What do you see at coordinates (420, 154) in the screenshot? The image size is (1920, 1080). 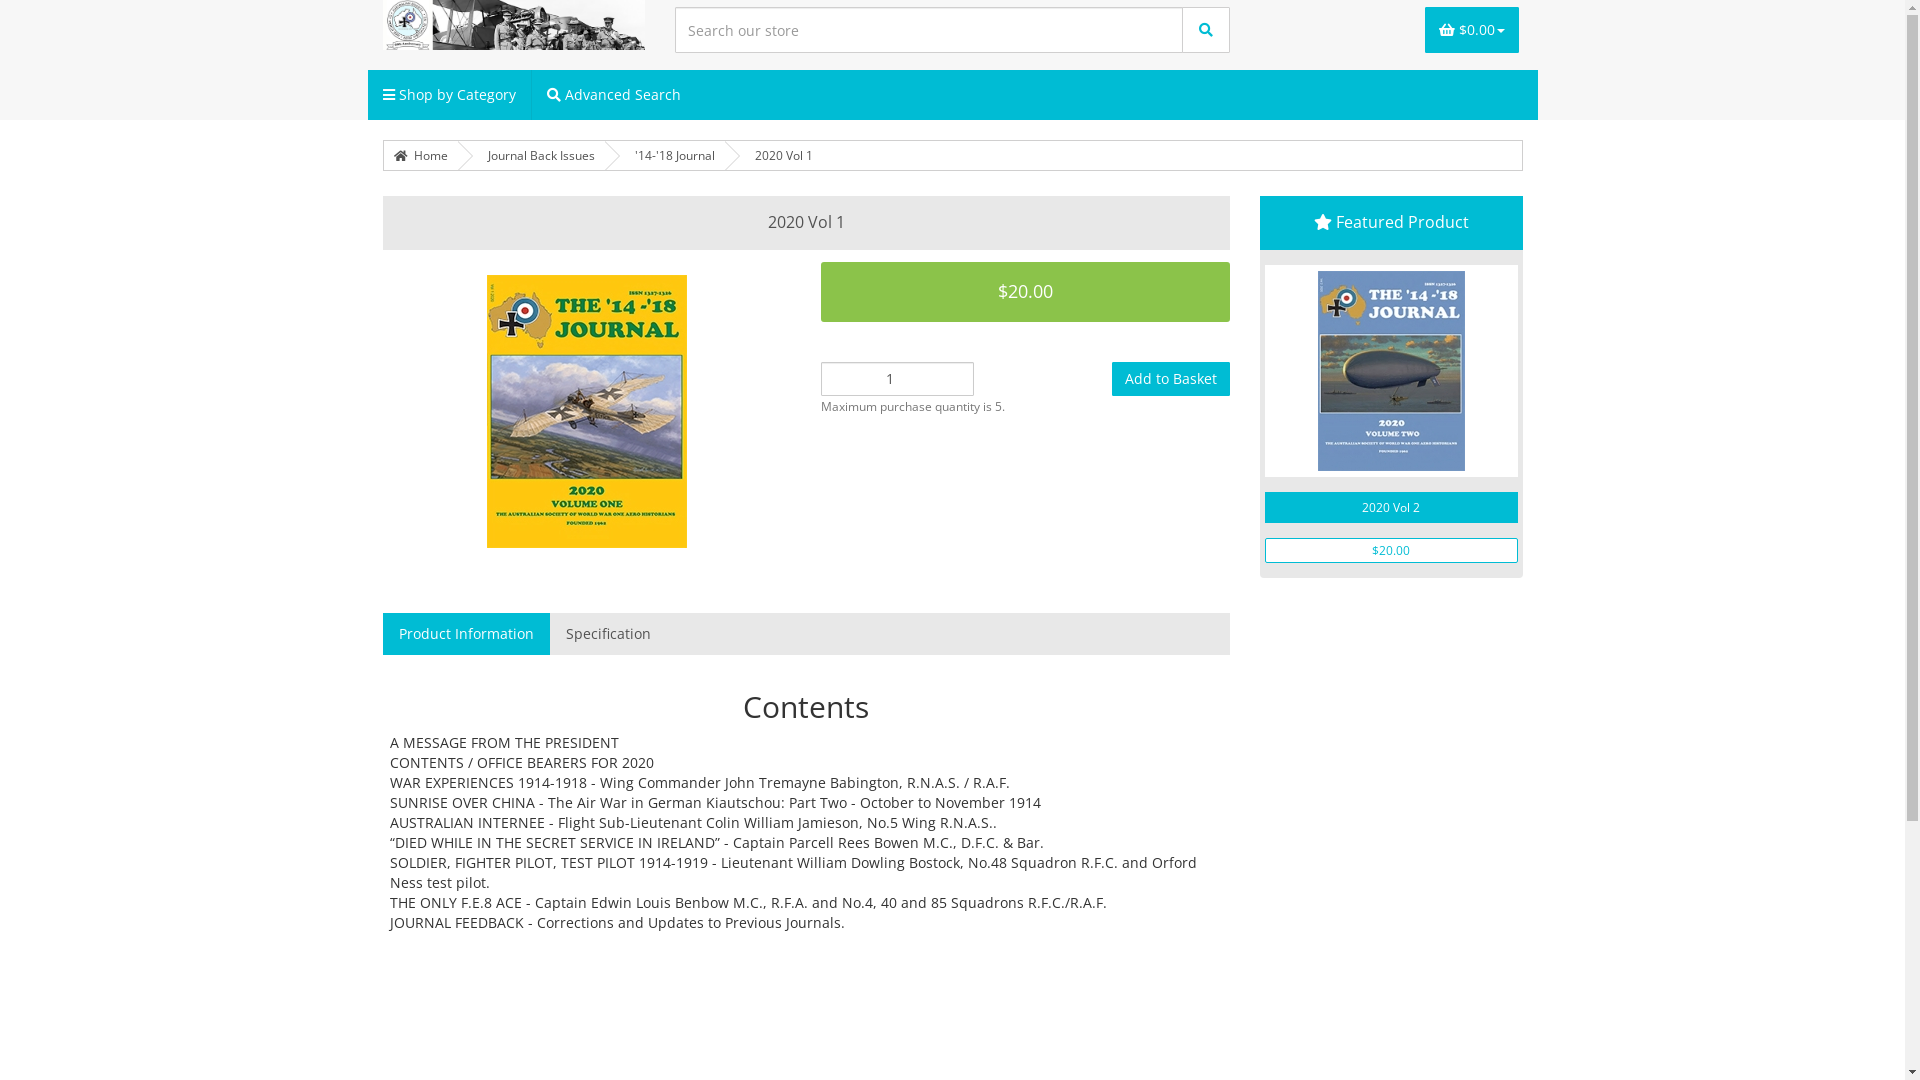 I see `' Home'` at bounding box center [420, 154].